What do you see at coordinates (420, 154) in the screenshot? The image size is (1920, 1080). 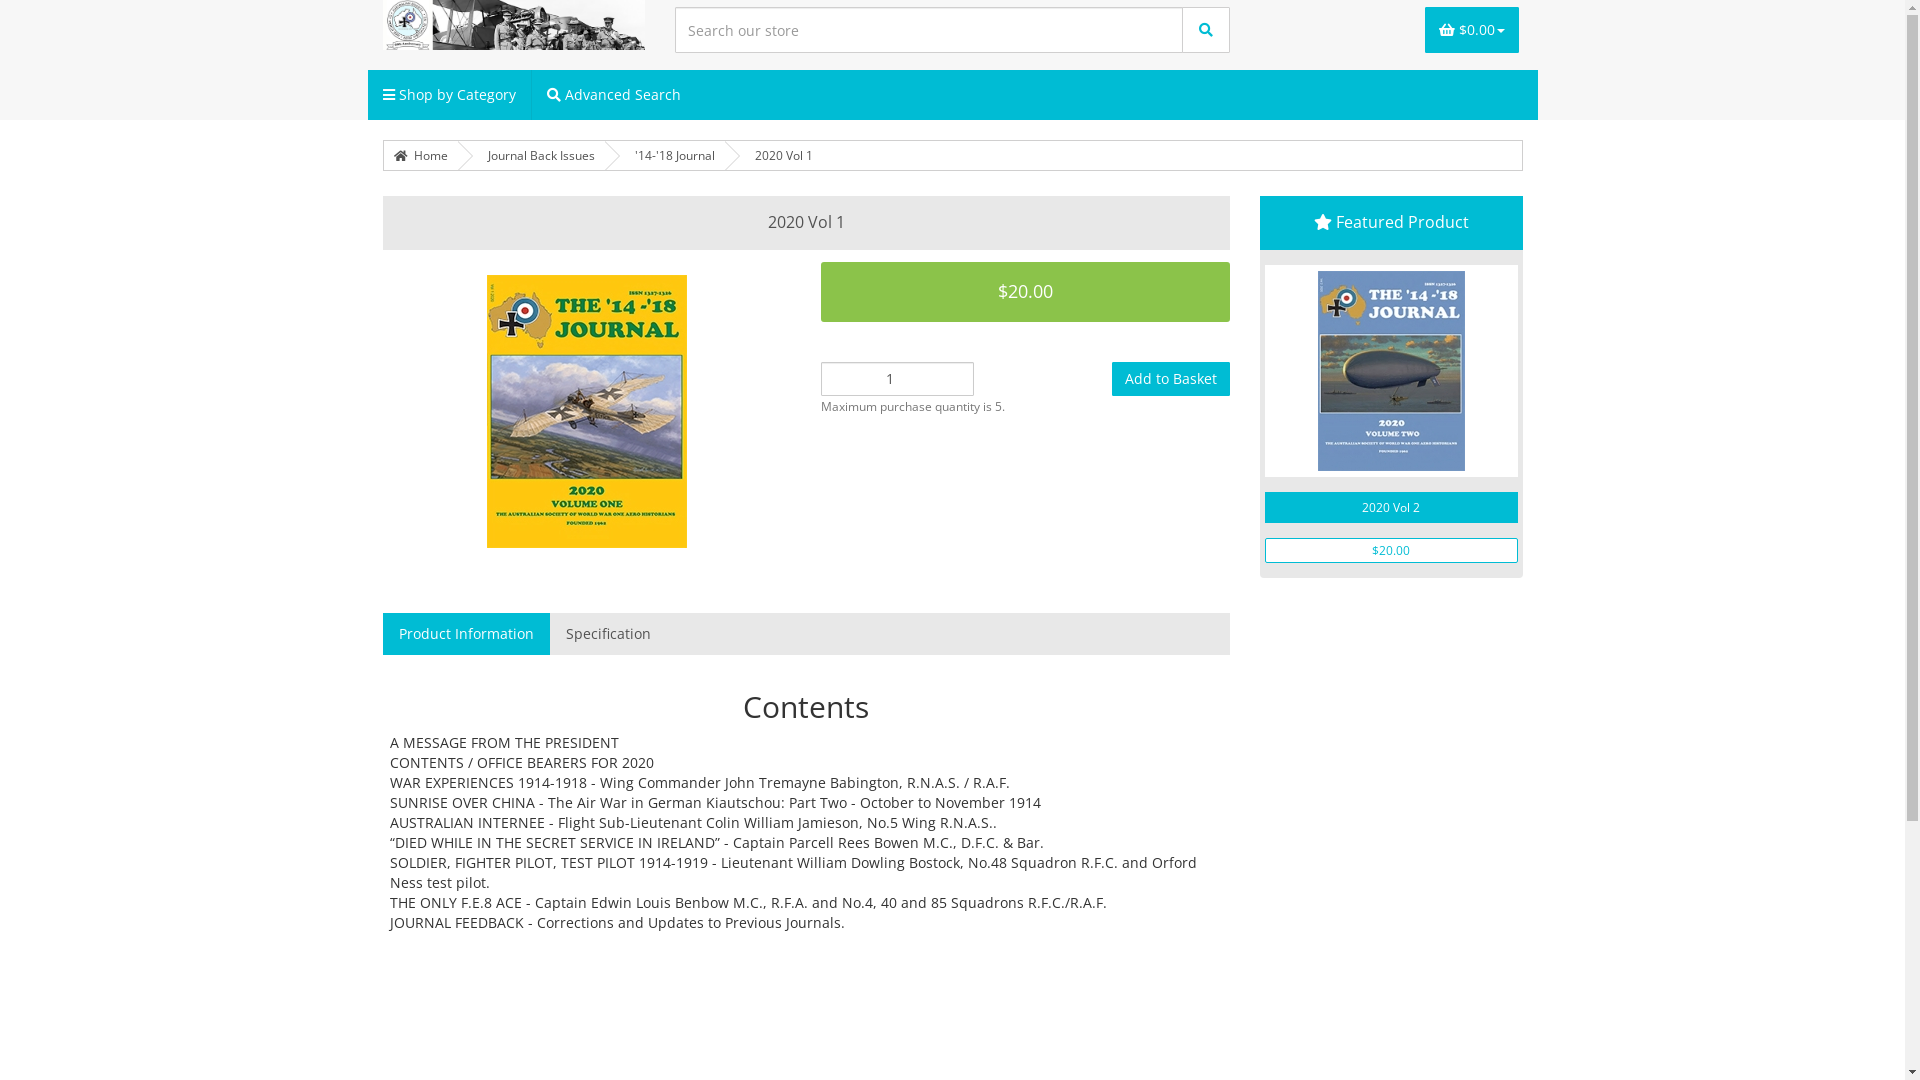 I see `' Home'` at bounding box center [420, 154].